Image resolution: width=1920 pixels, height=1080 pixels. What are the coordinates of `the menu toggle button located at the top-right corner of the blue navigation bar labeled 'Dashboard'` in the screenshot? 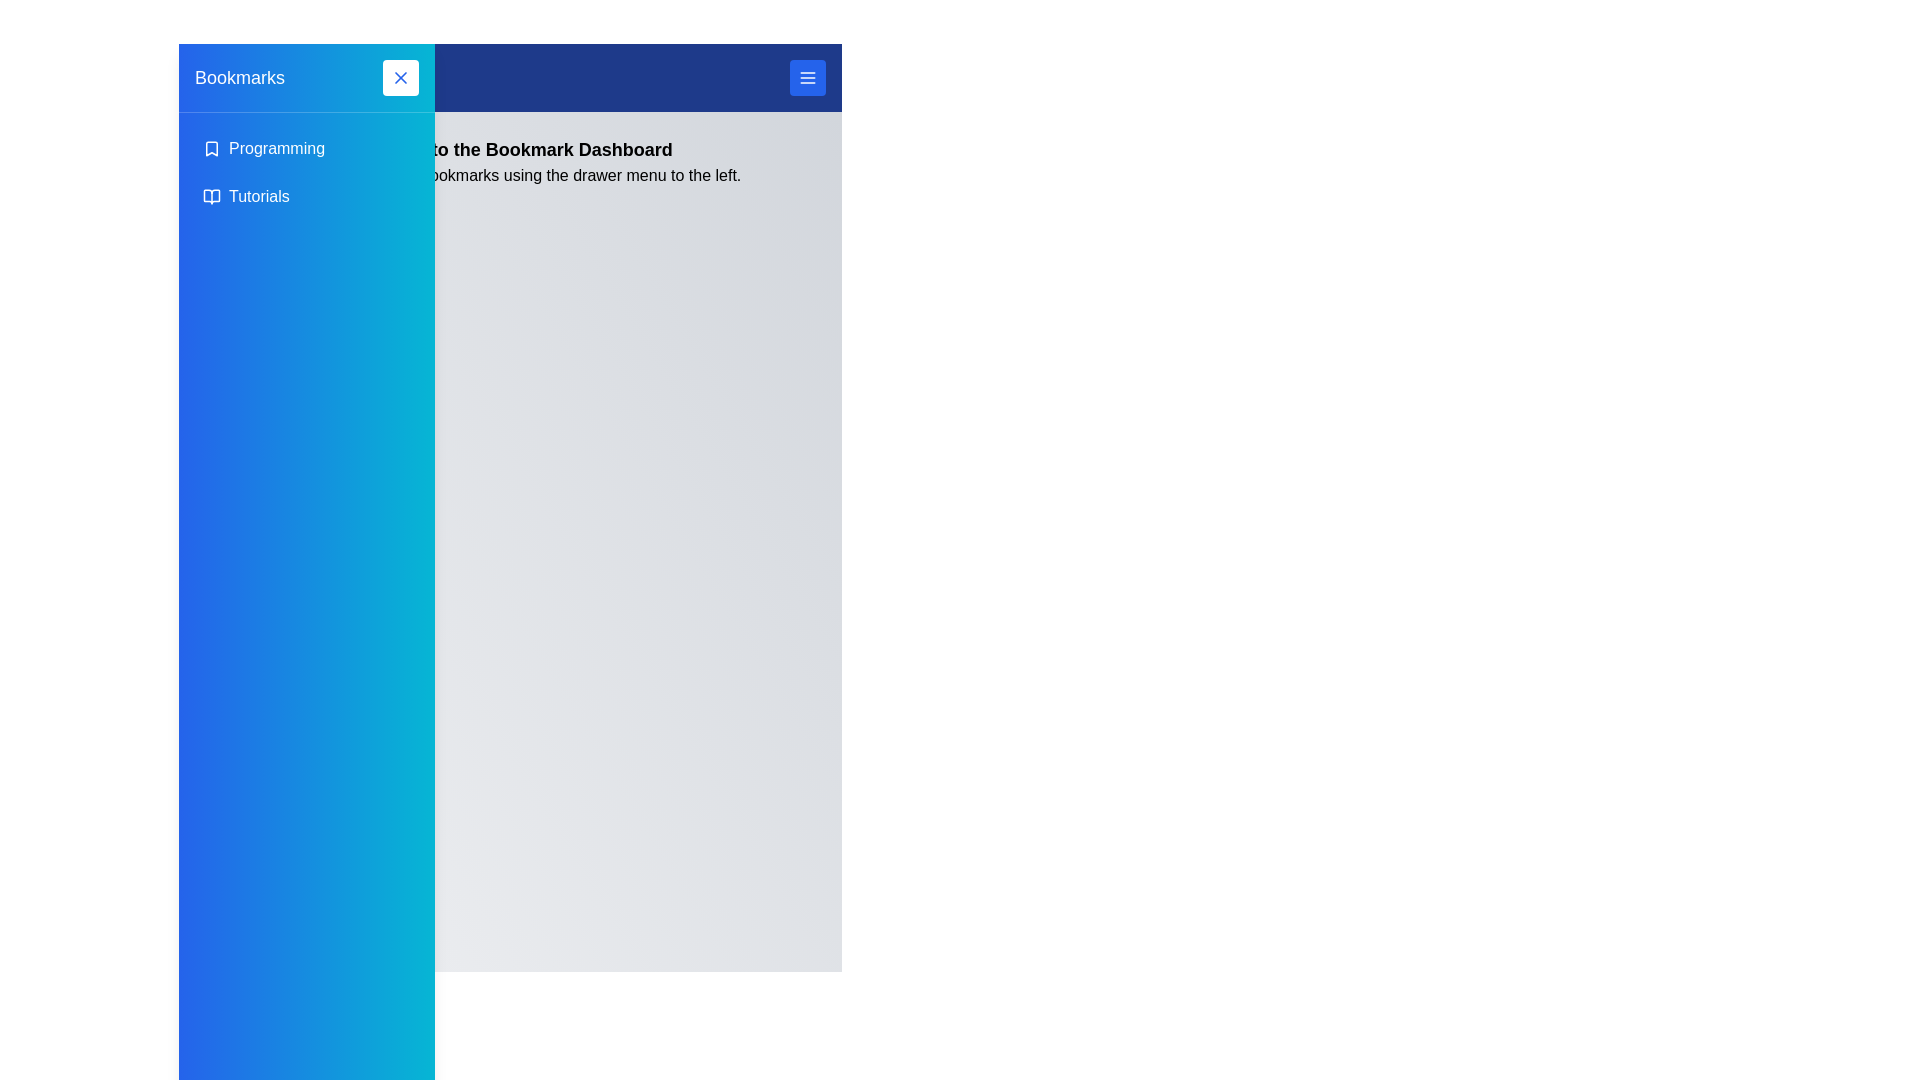 It's located at (807, 76).